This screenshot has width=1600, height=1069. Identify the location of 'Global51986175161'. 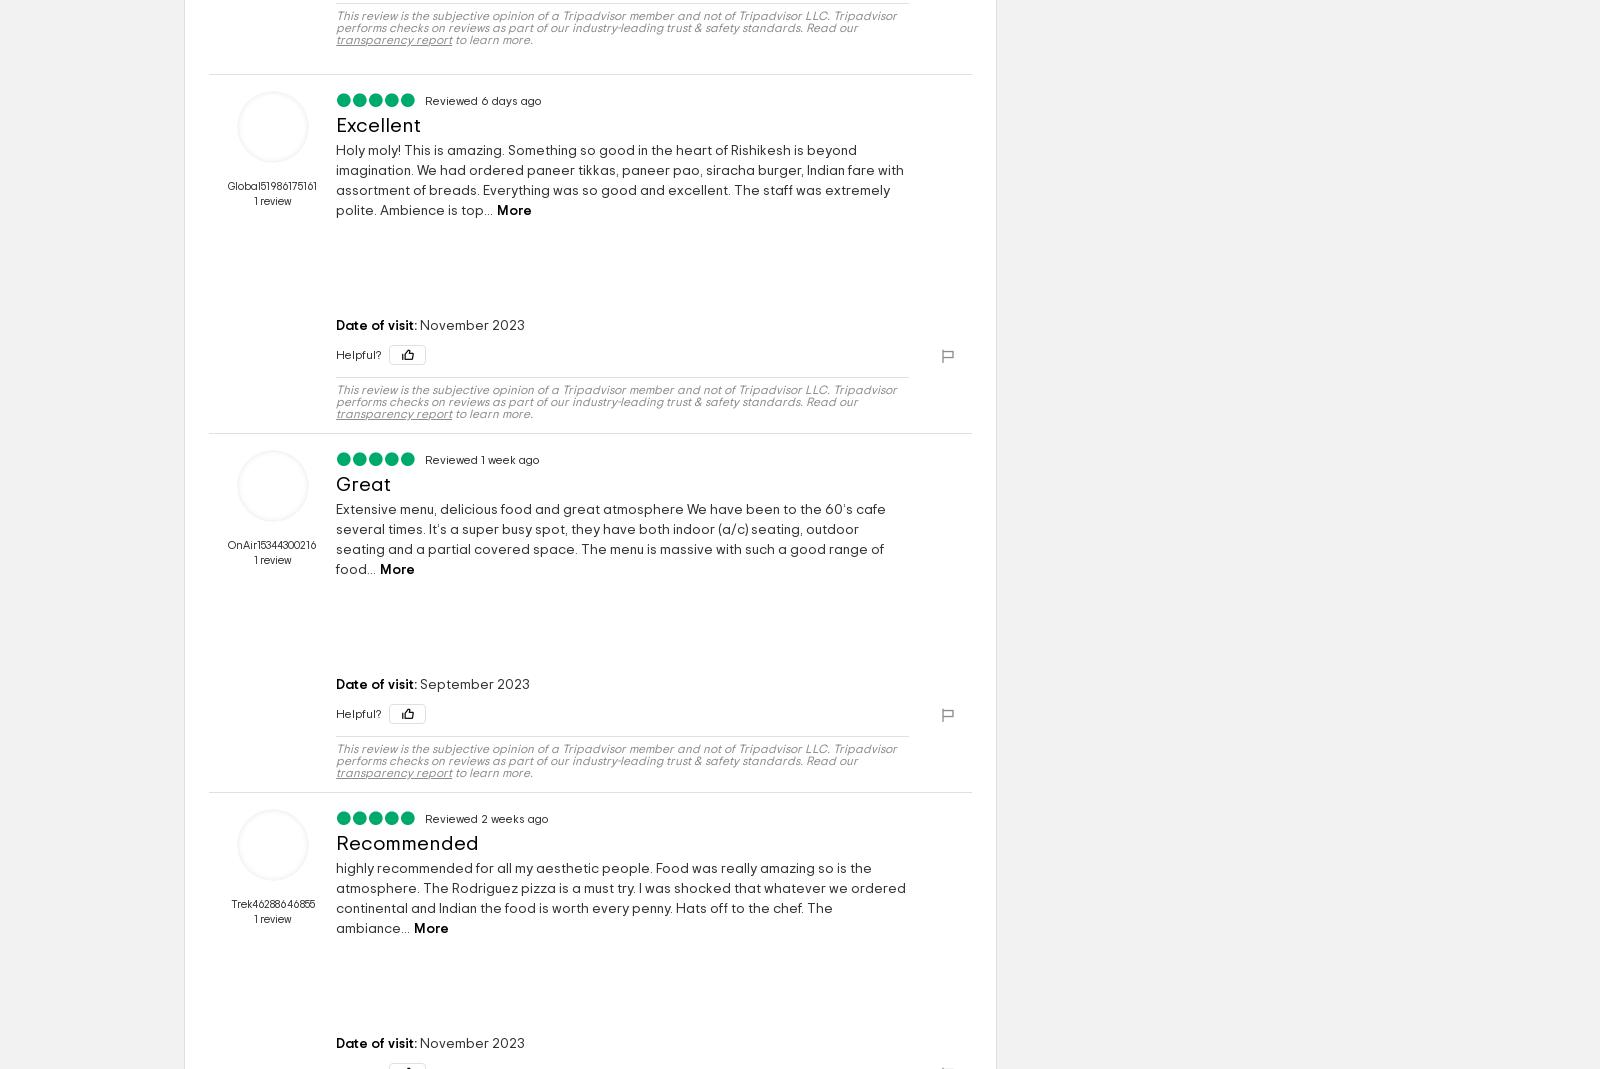
(227, 186).